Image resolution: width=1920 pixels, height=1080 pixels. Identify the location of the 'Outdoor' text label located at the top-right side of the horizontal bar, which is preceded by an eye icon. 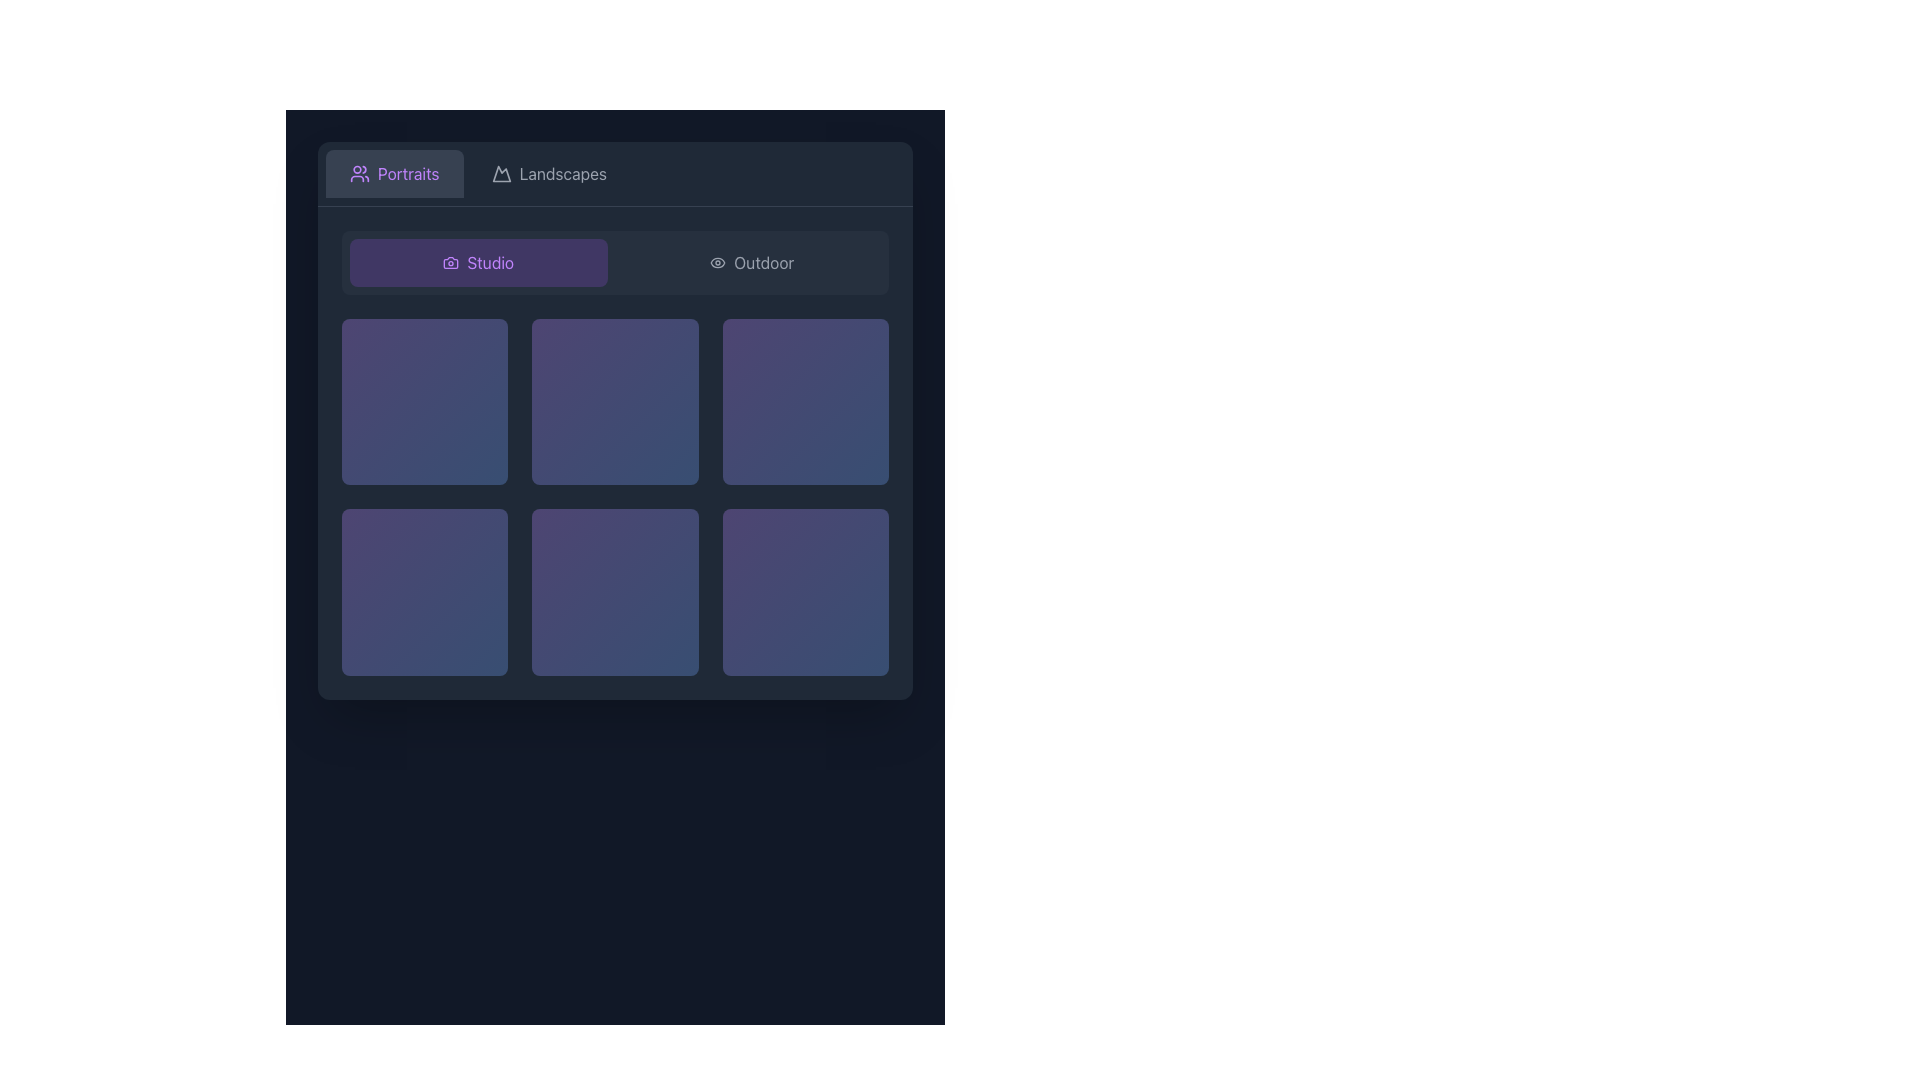
(763, 261).